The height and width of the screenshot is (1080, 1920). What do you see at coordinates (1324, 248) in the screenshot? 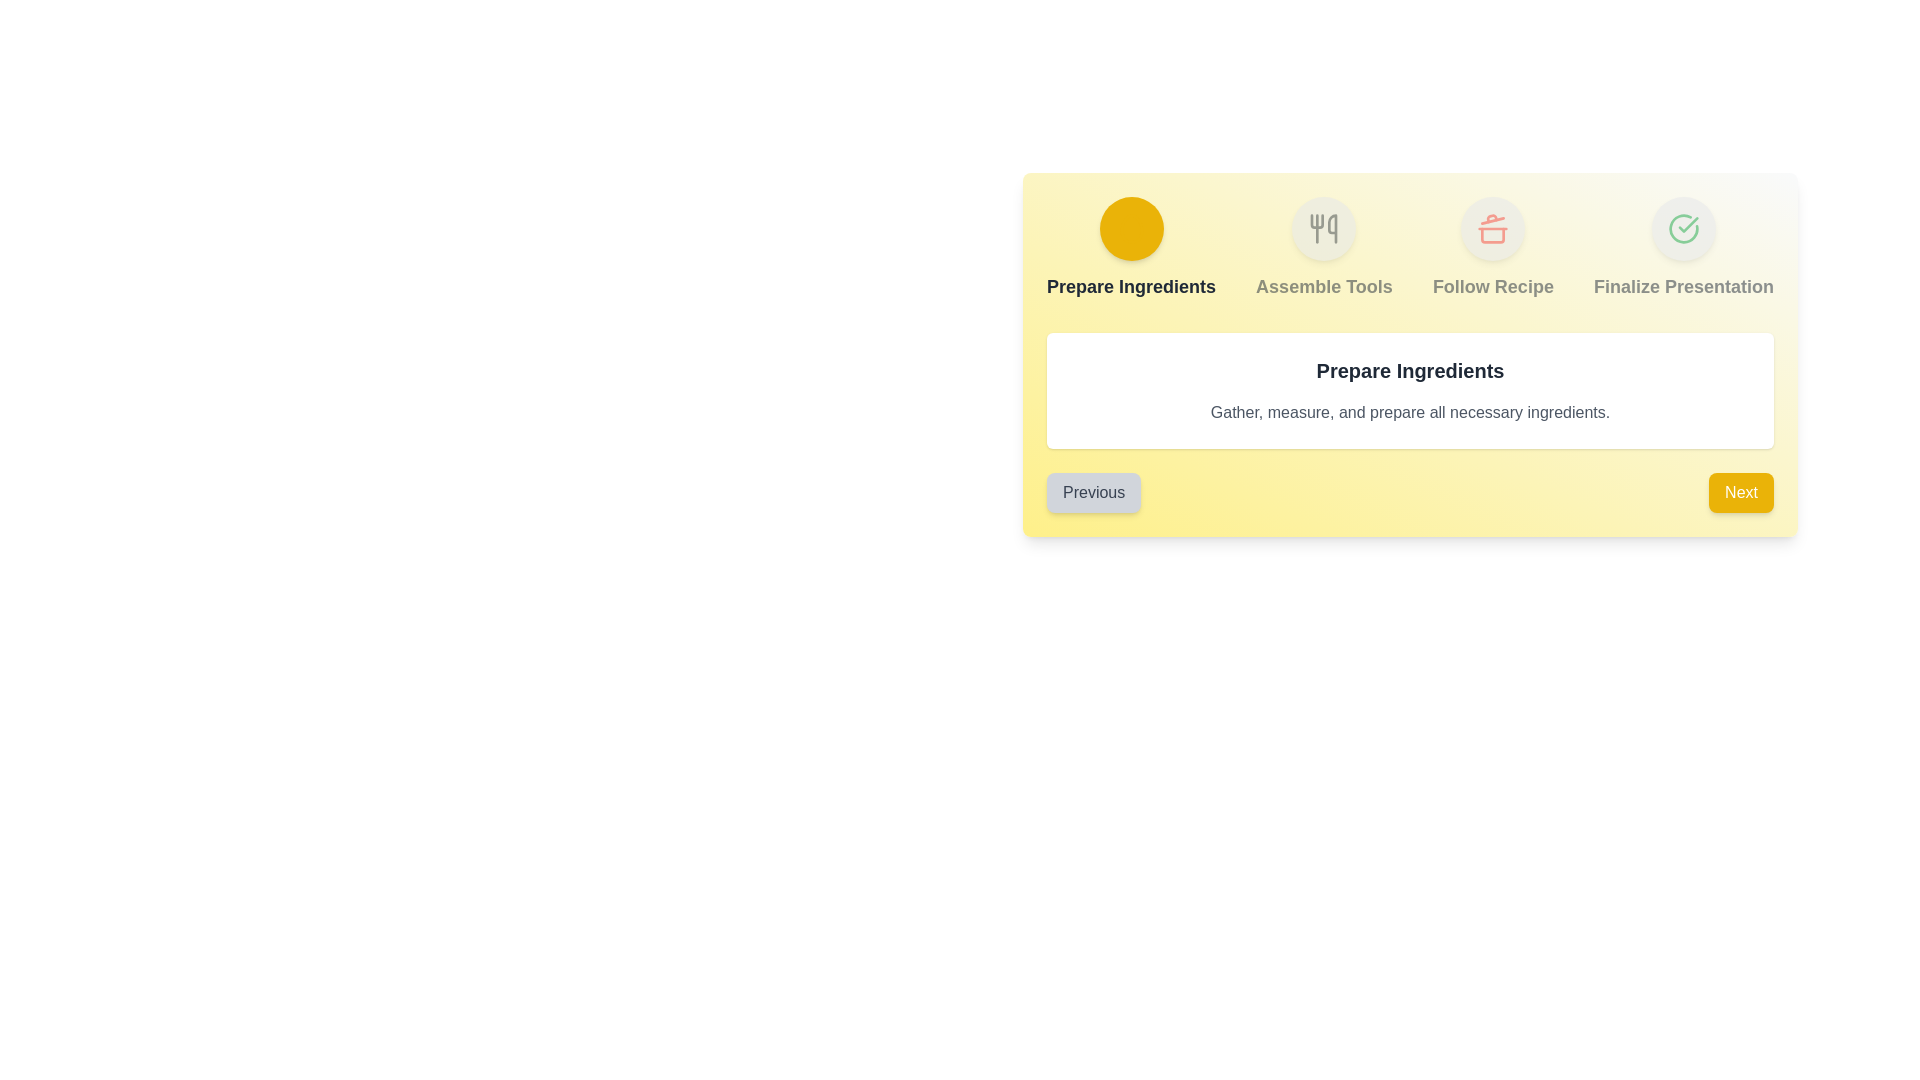
I see `the circular icon with utensils and the text label 'Assemble Tools'` at bounding box center [1324, 248].